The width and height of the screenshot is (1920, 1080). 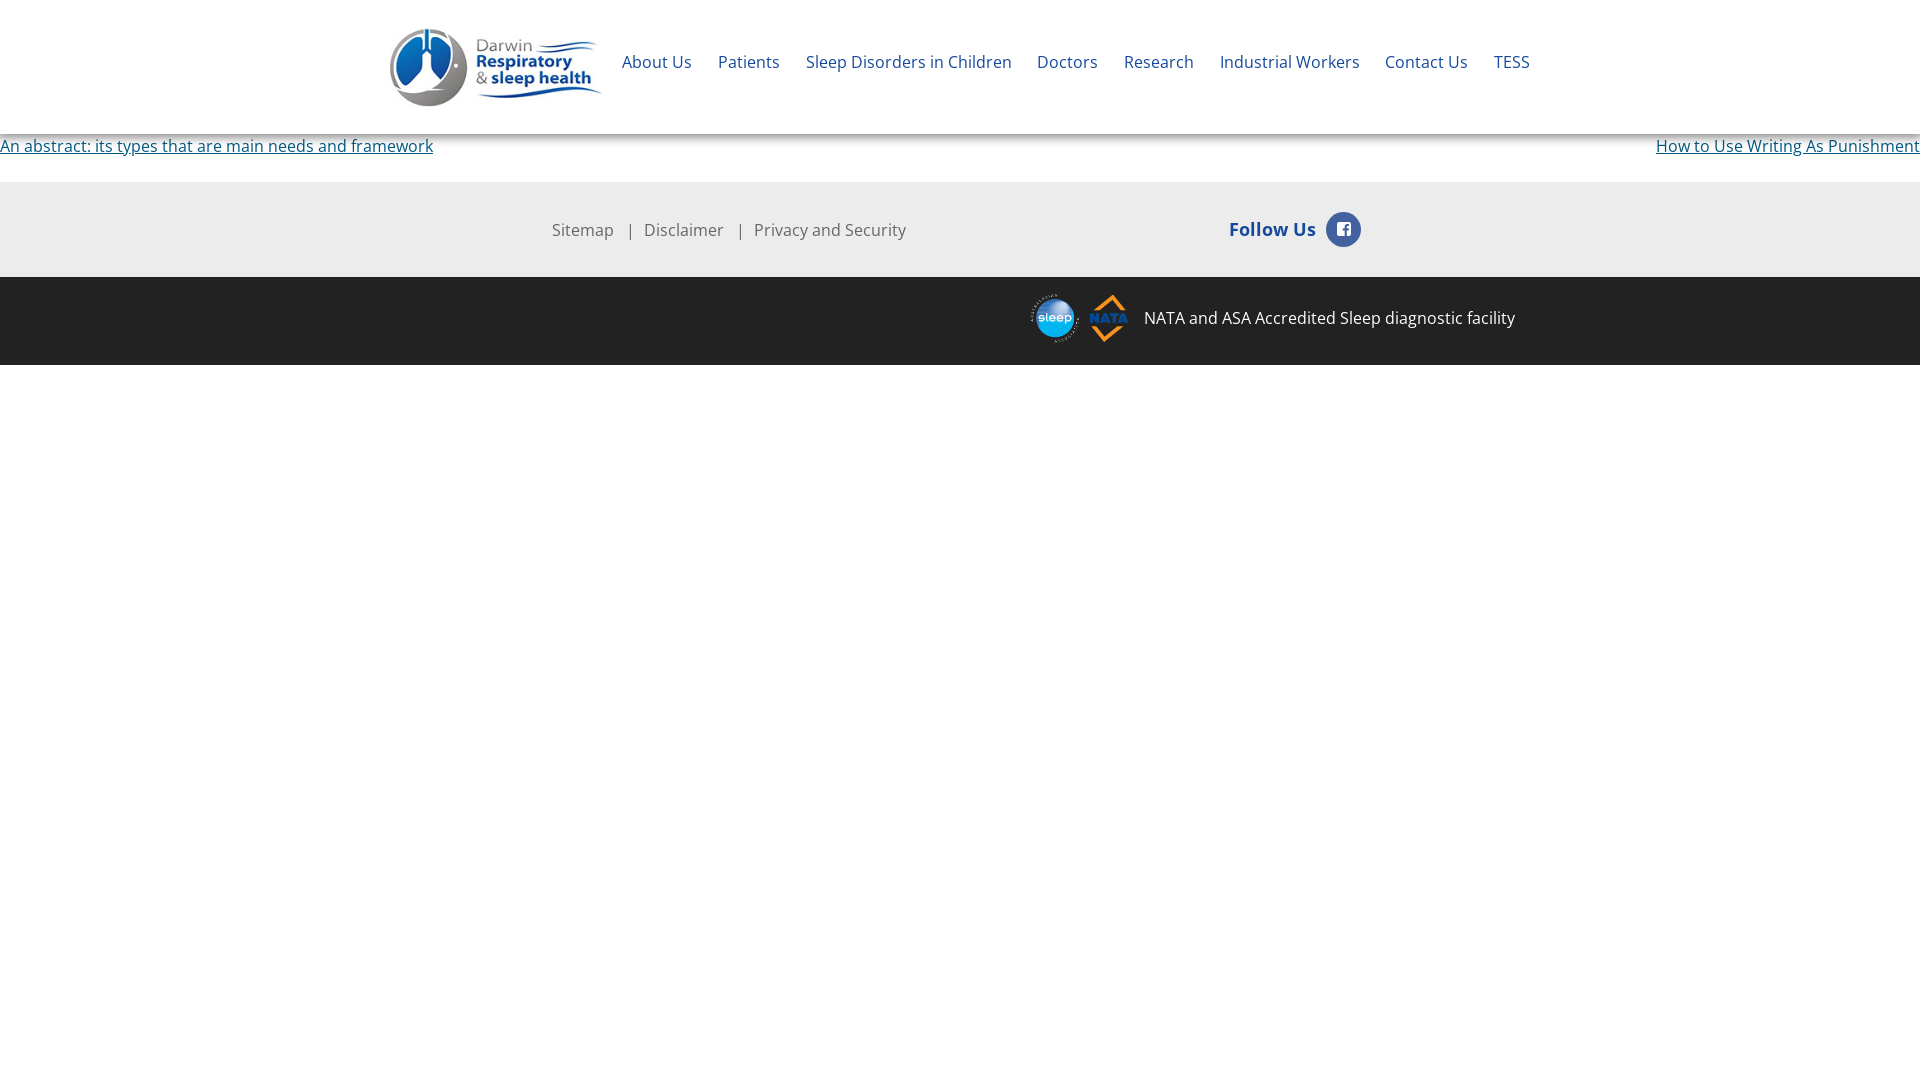 What do you see at coordinates (830, 227) in the screenshot?
I see `'Privacy and Security'` at bounding box center [830, 227].